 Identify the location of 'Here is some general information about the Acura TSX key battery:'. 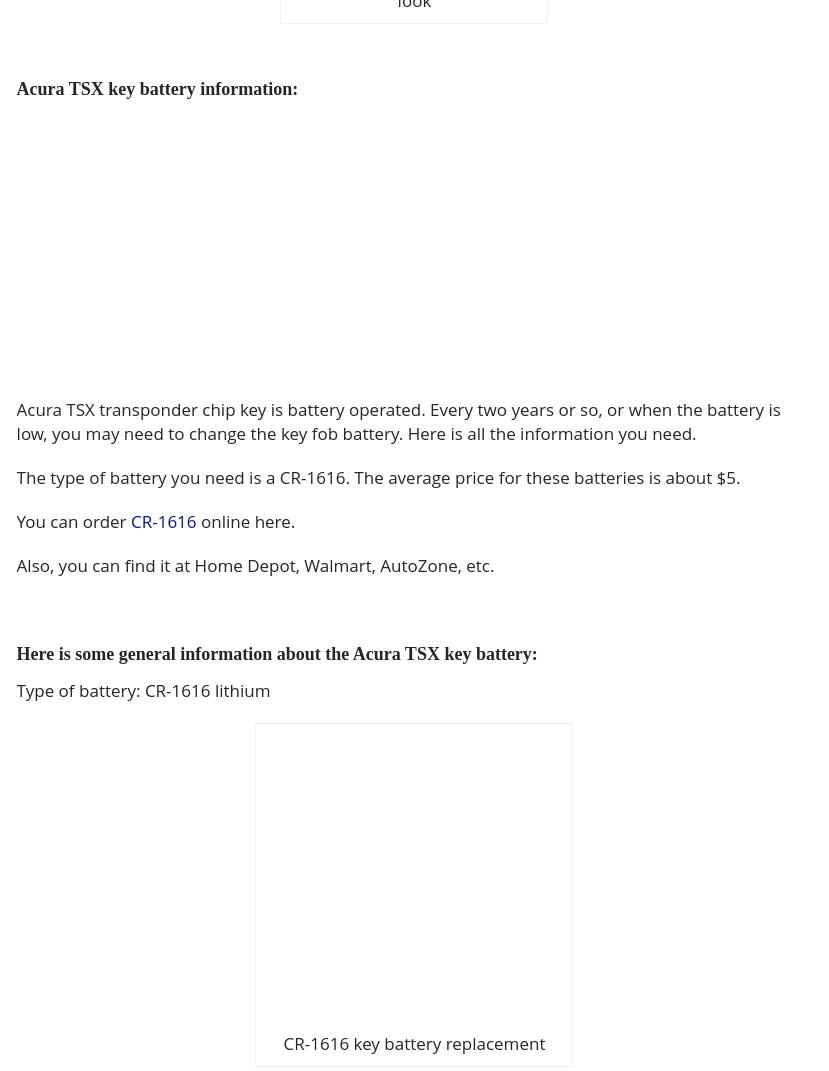
(275, 652).